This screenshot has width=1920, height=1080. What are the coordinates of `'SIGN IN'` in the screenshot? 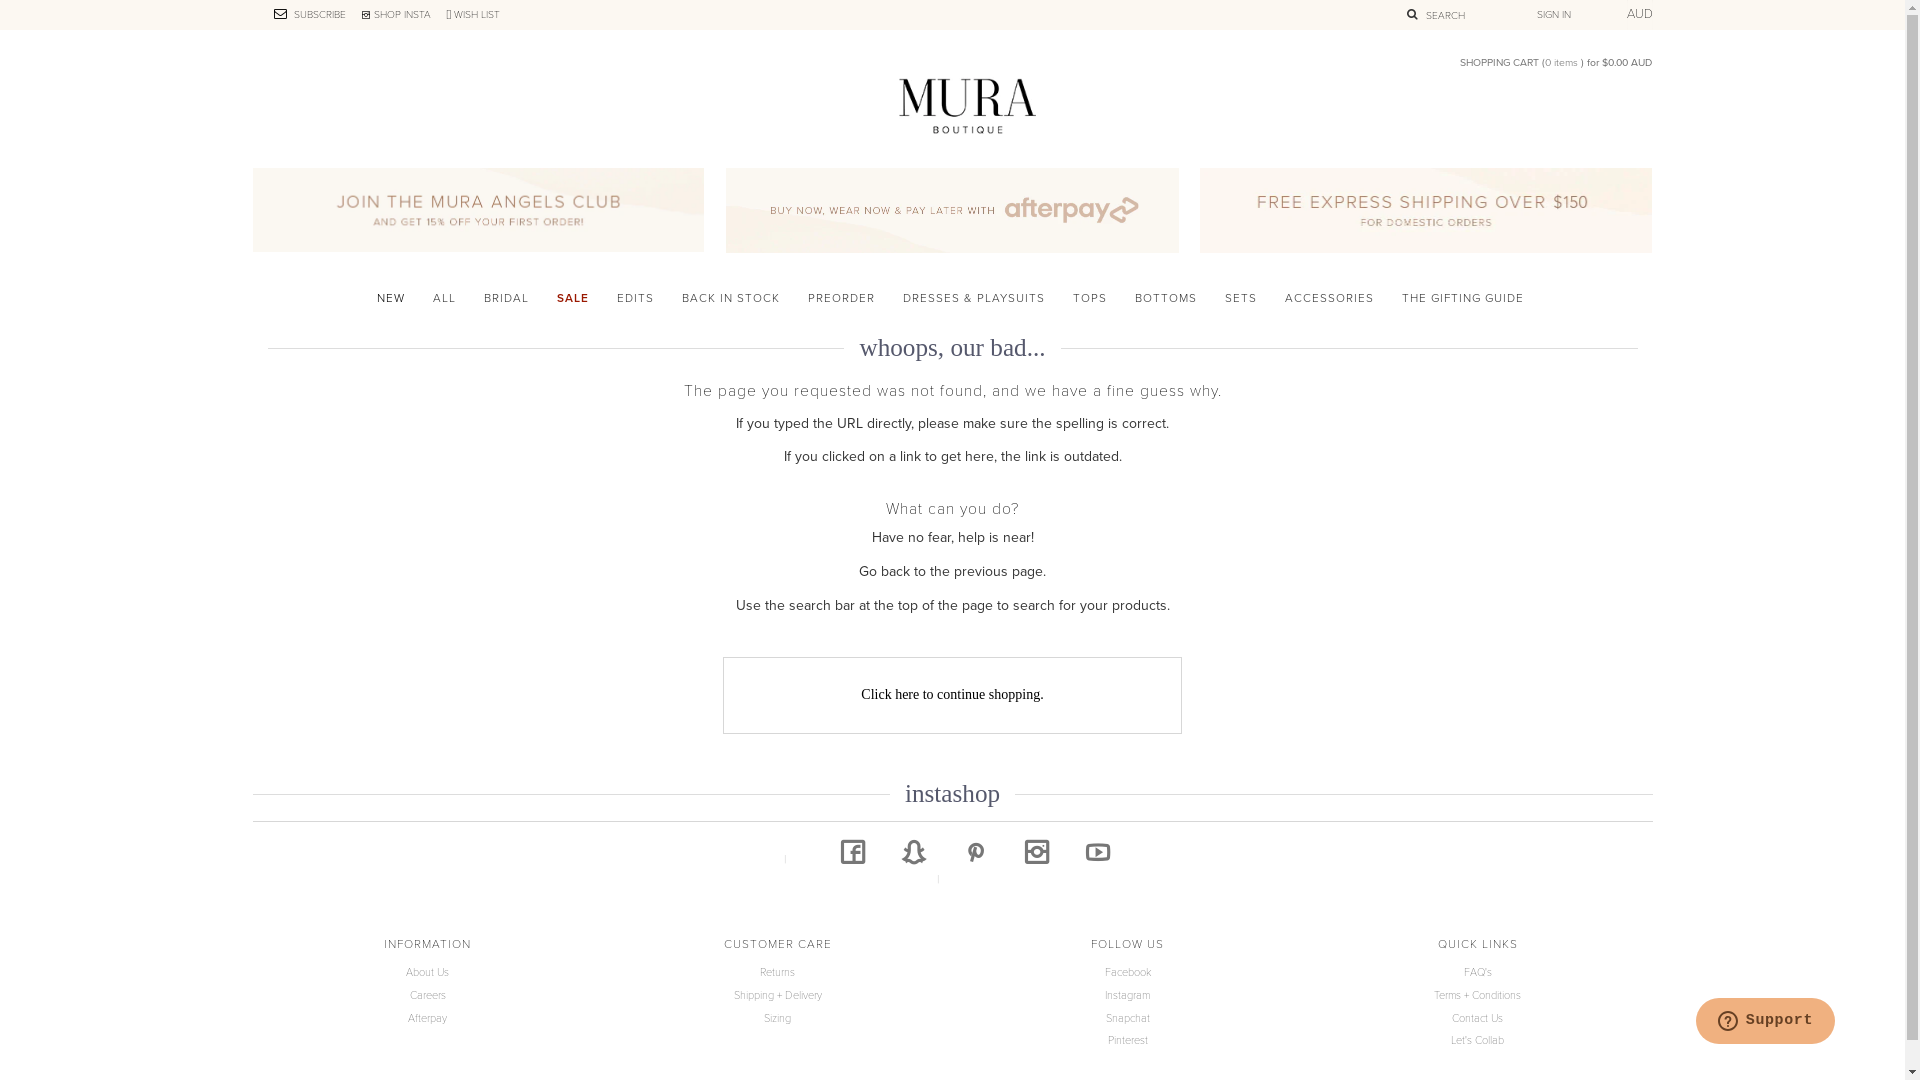 It's located at (1553, 15).